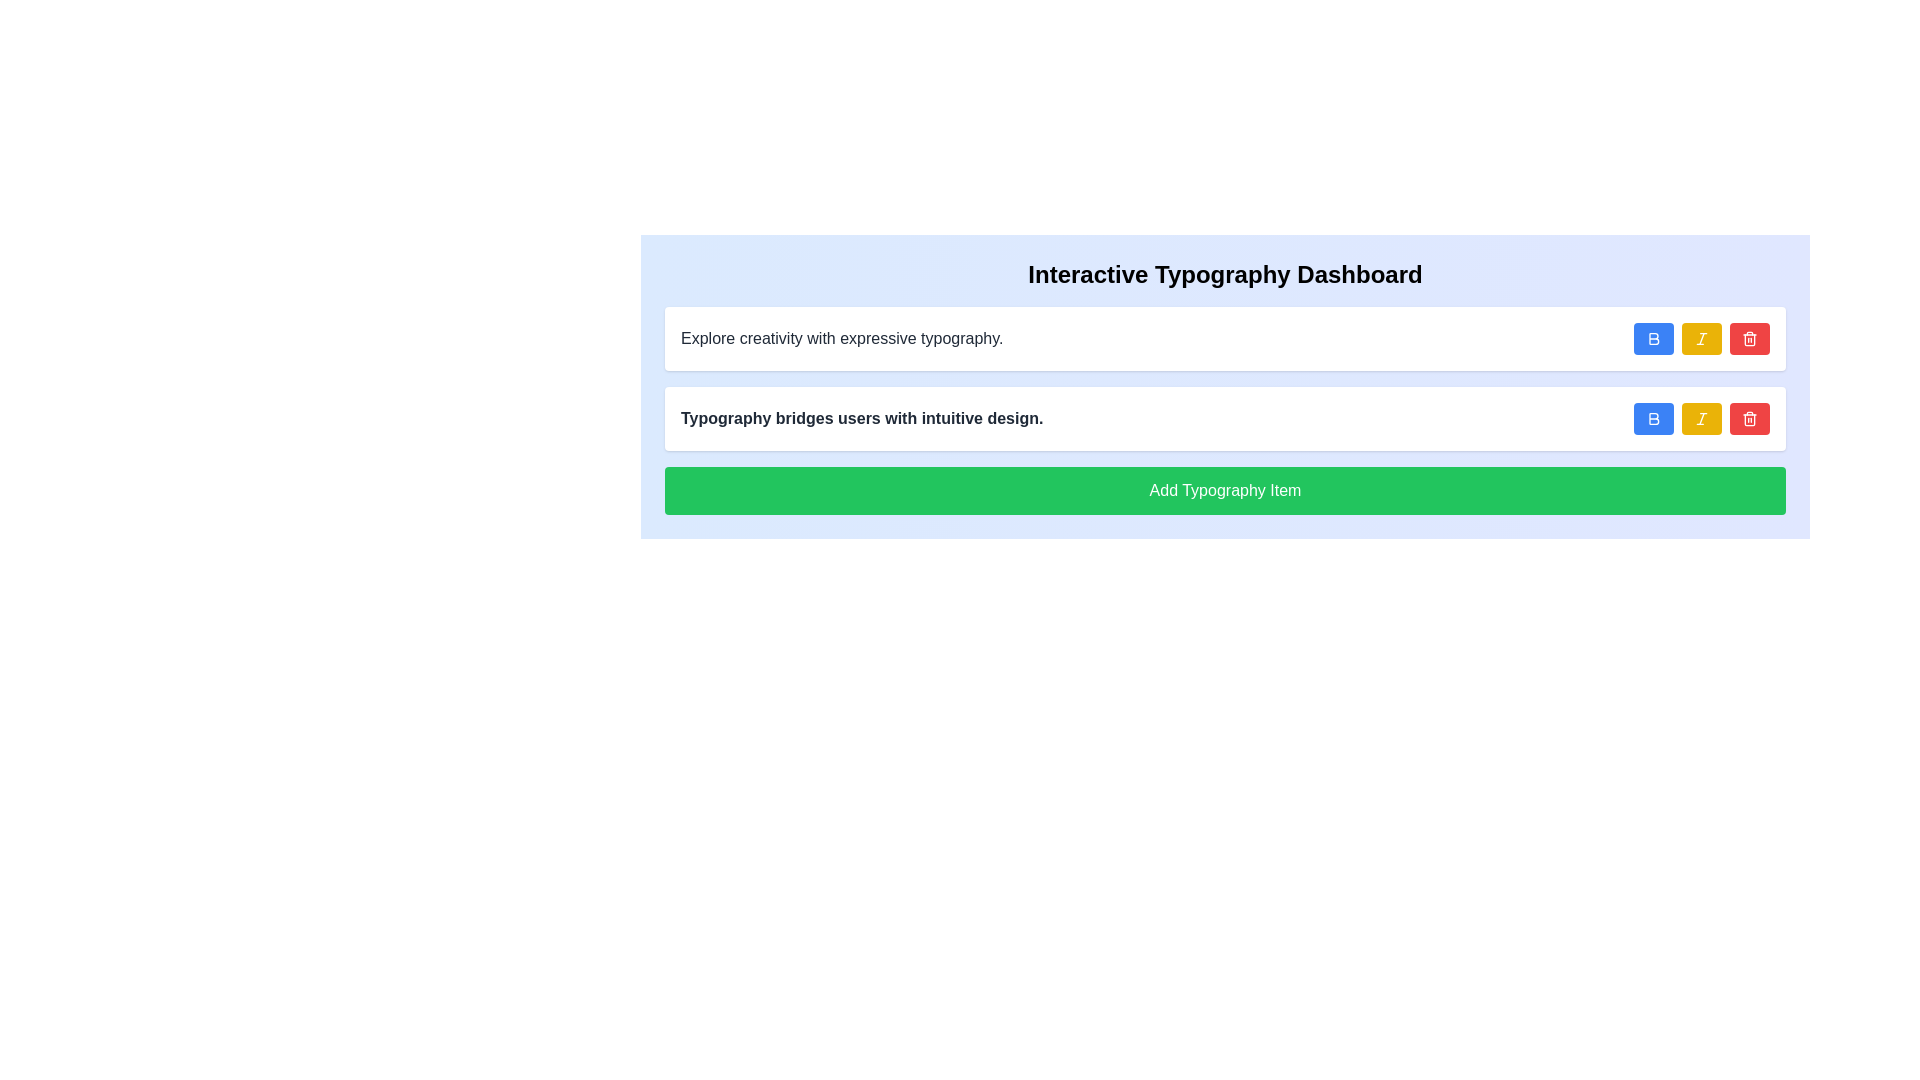  Describe the element at coordinates (1701, 338) in the screenshot. I see `the italic styling icon in the formatting toolbar` at that location.